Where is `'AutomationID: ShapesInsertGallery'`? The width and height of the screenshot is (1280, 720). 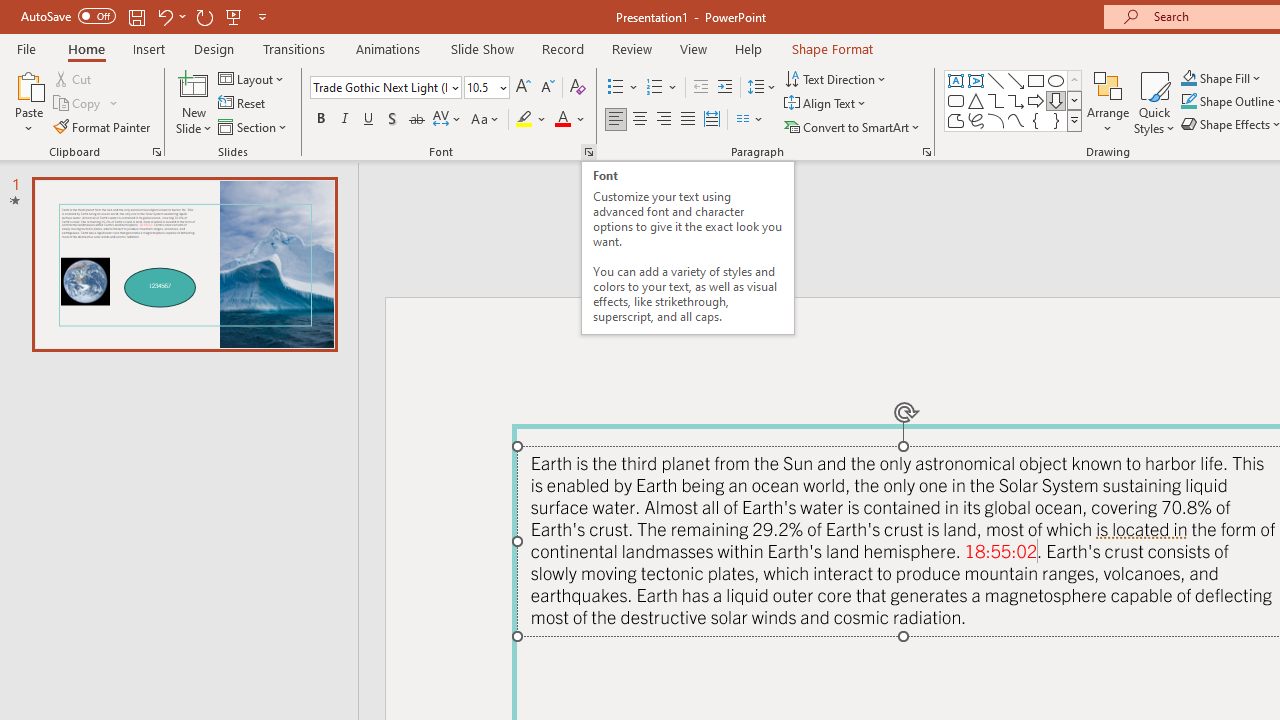 'AutomationID: ShapesInsertGallery' is located at coordinates (1014, 100).